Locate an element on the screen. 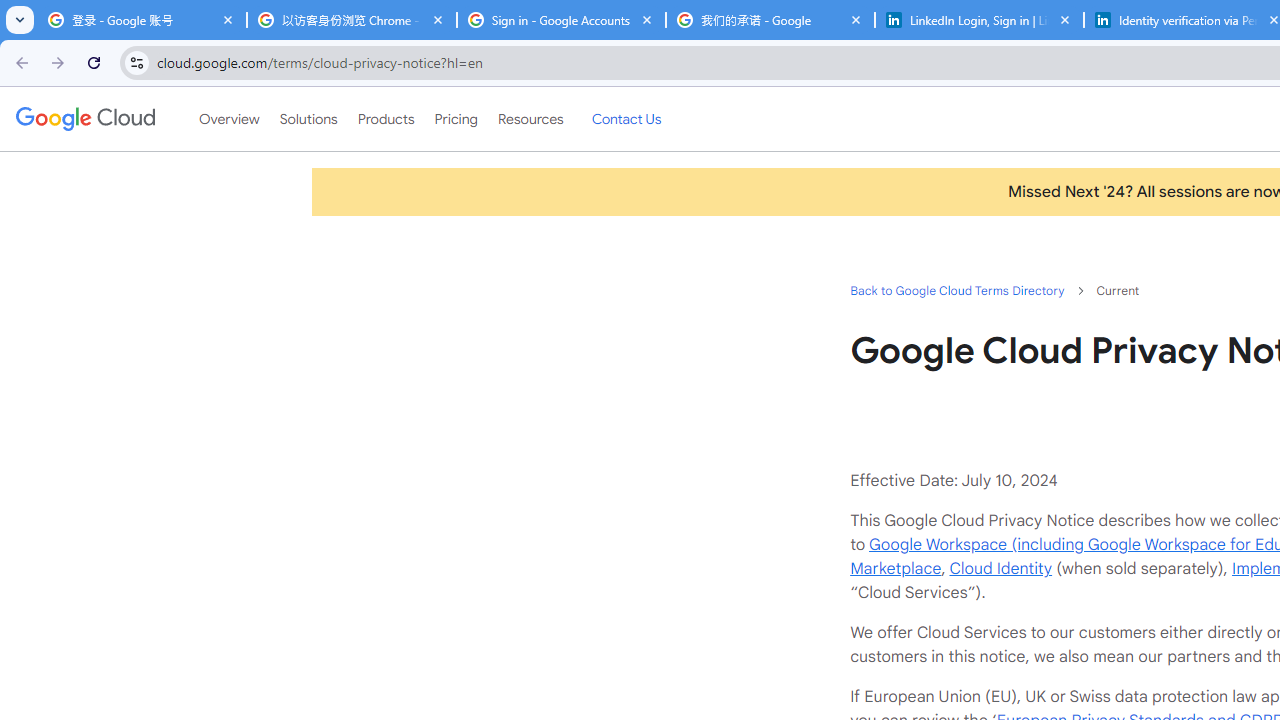 This screenshot has height=720, width=1280. 'Cloud Identity' is located at coordinates (1000, 568).